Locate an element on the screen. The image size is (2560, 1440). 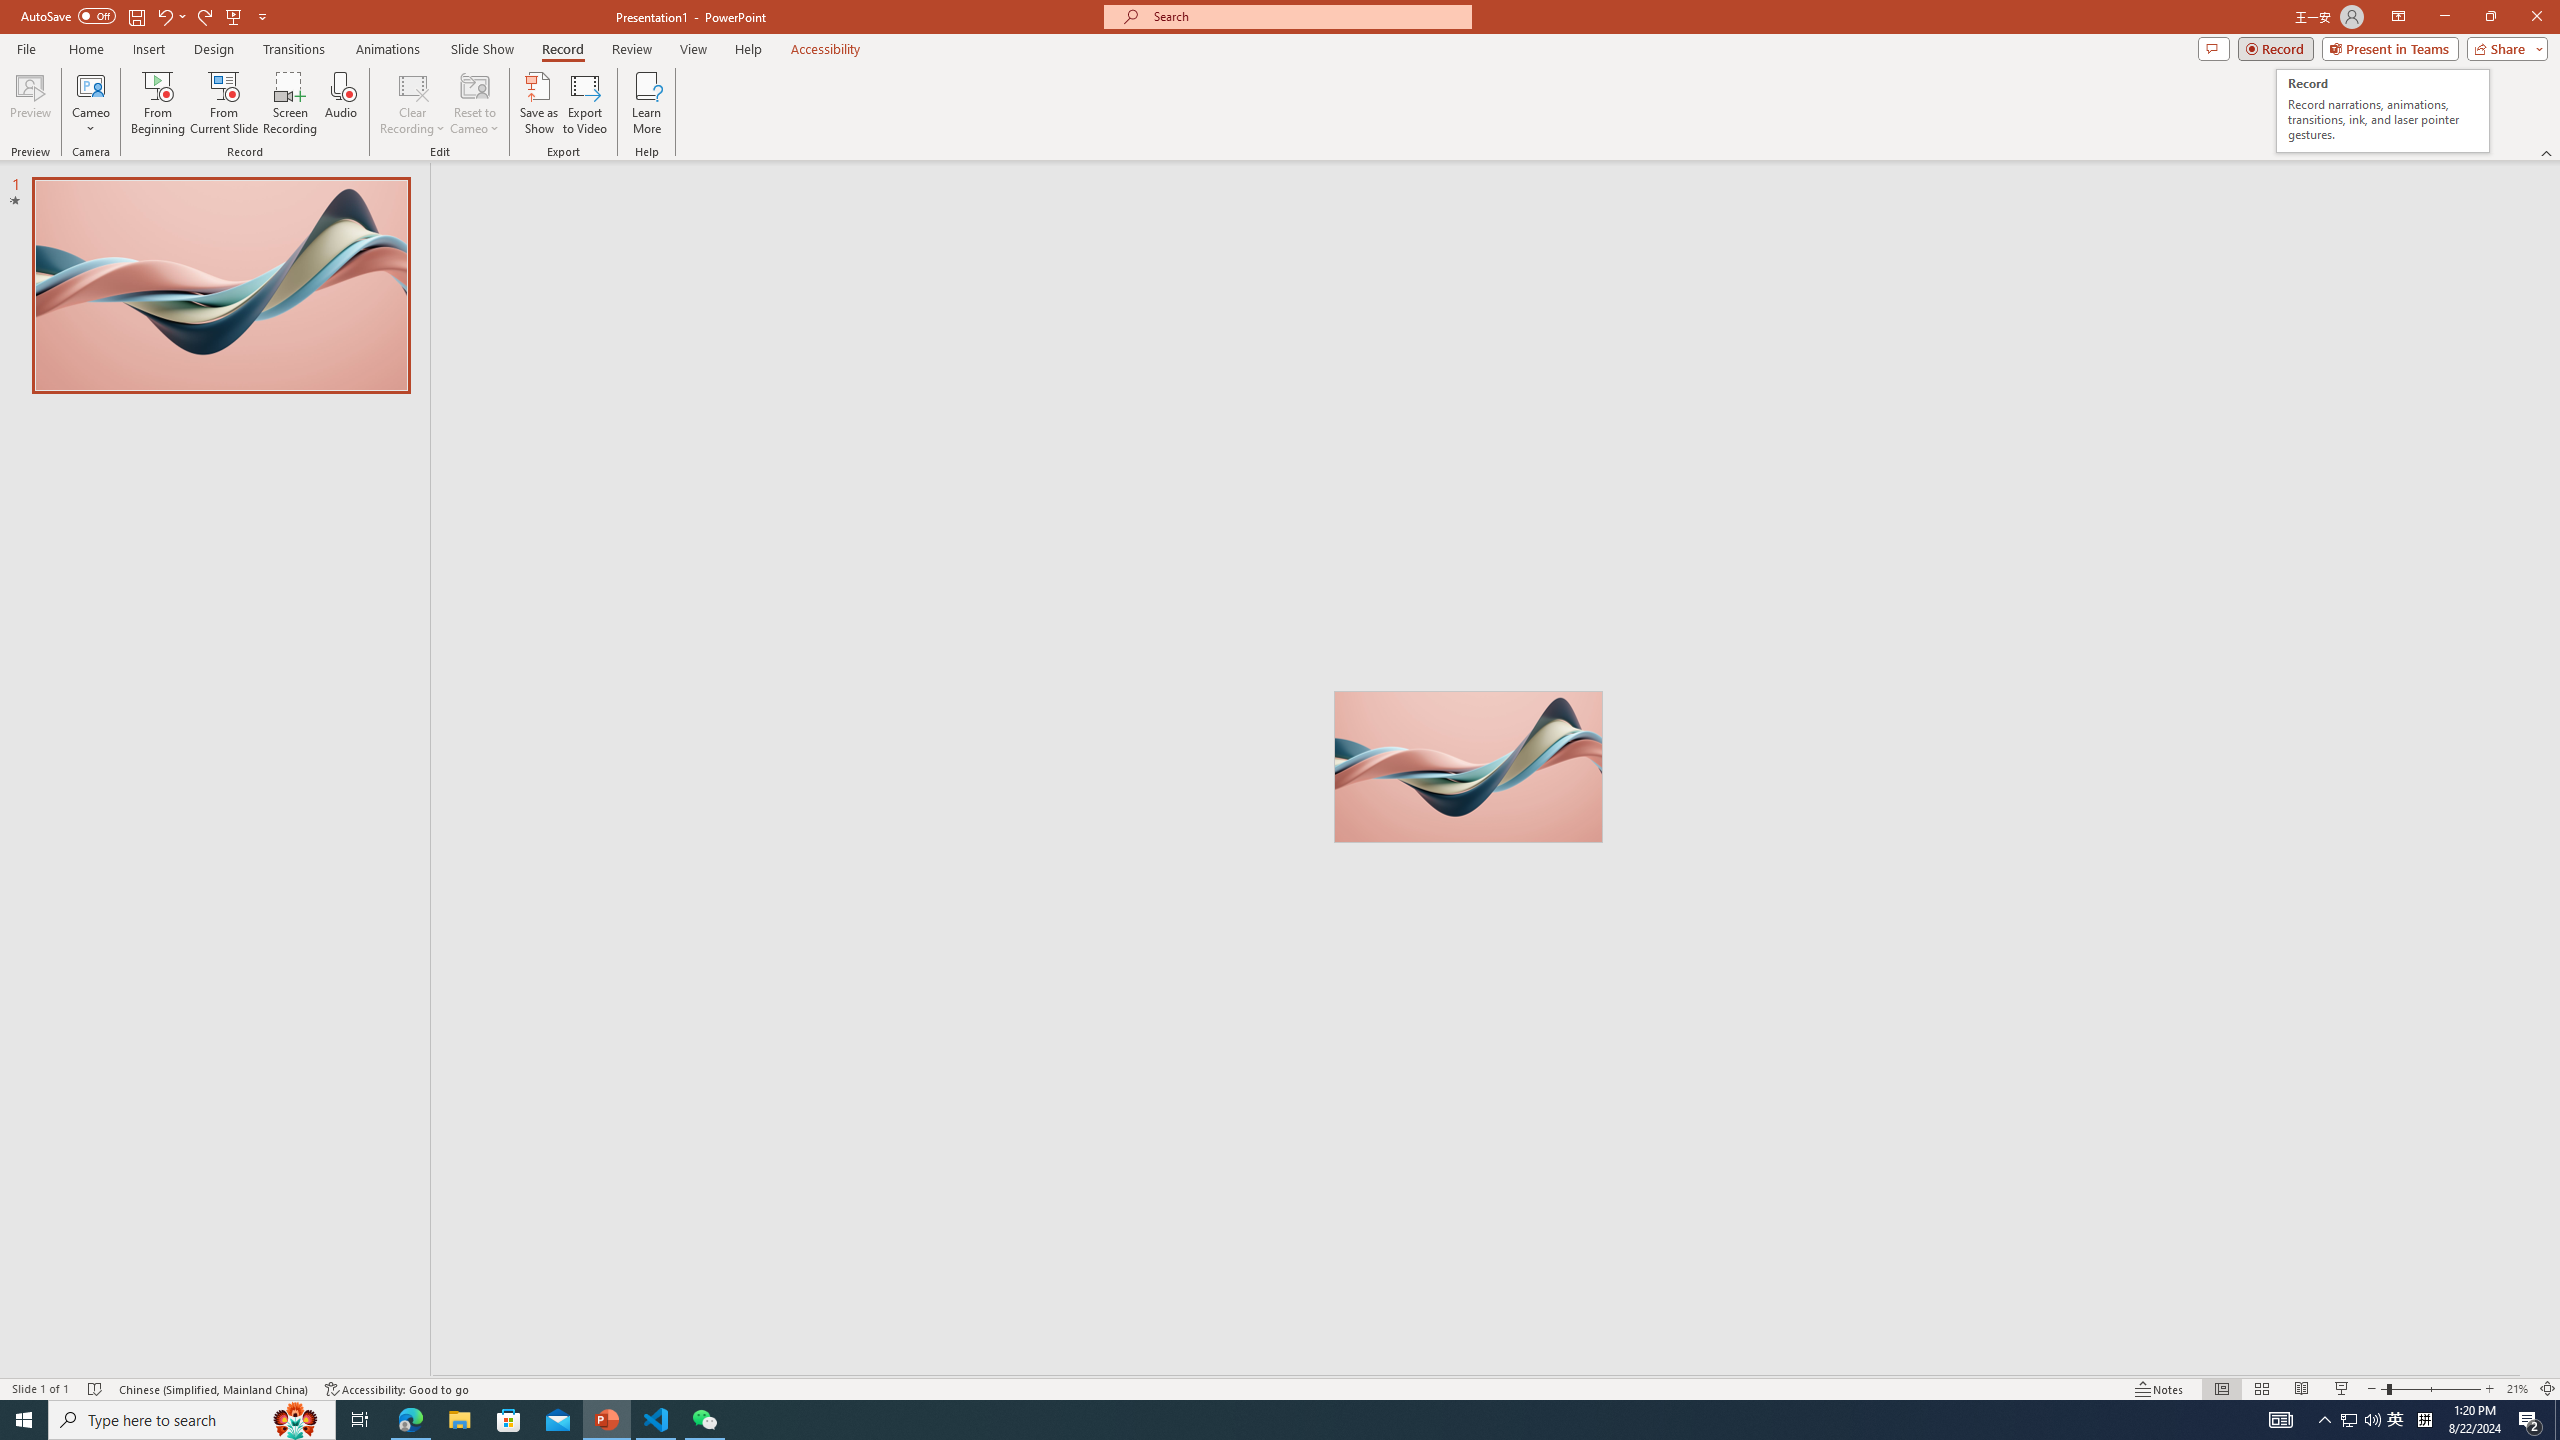
'Wavy 3D art' is located at coordinates (1467, 766).